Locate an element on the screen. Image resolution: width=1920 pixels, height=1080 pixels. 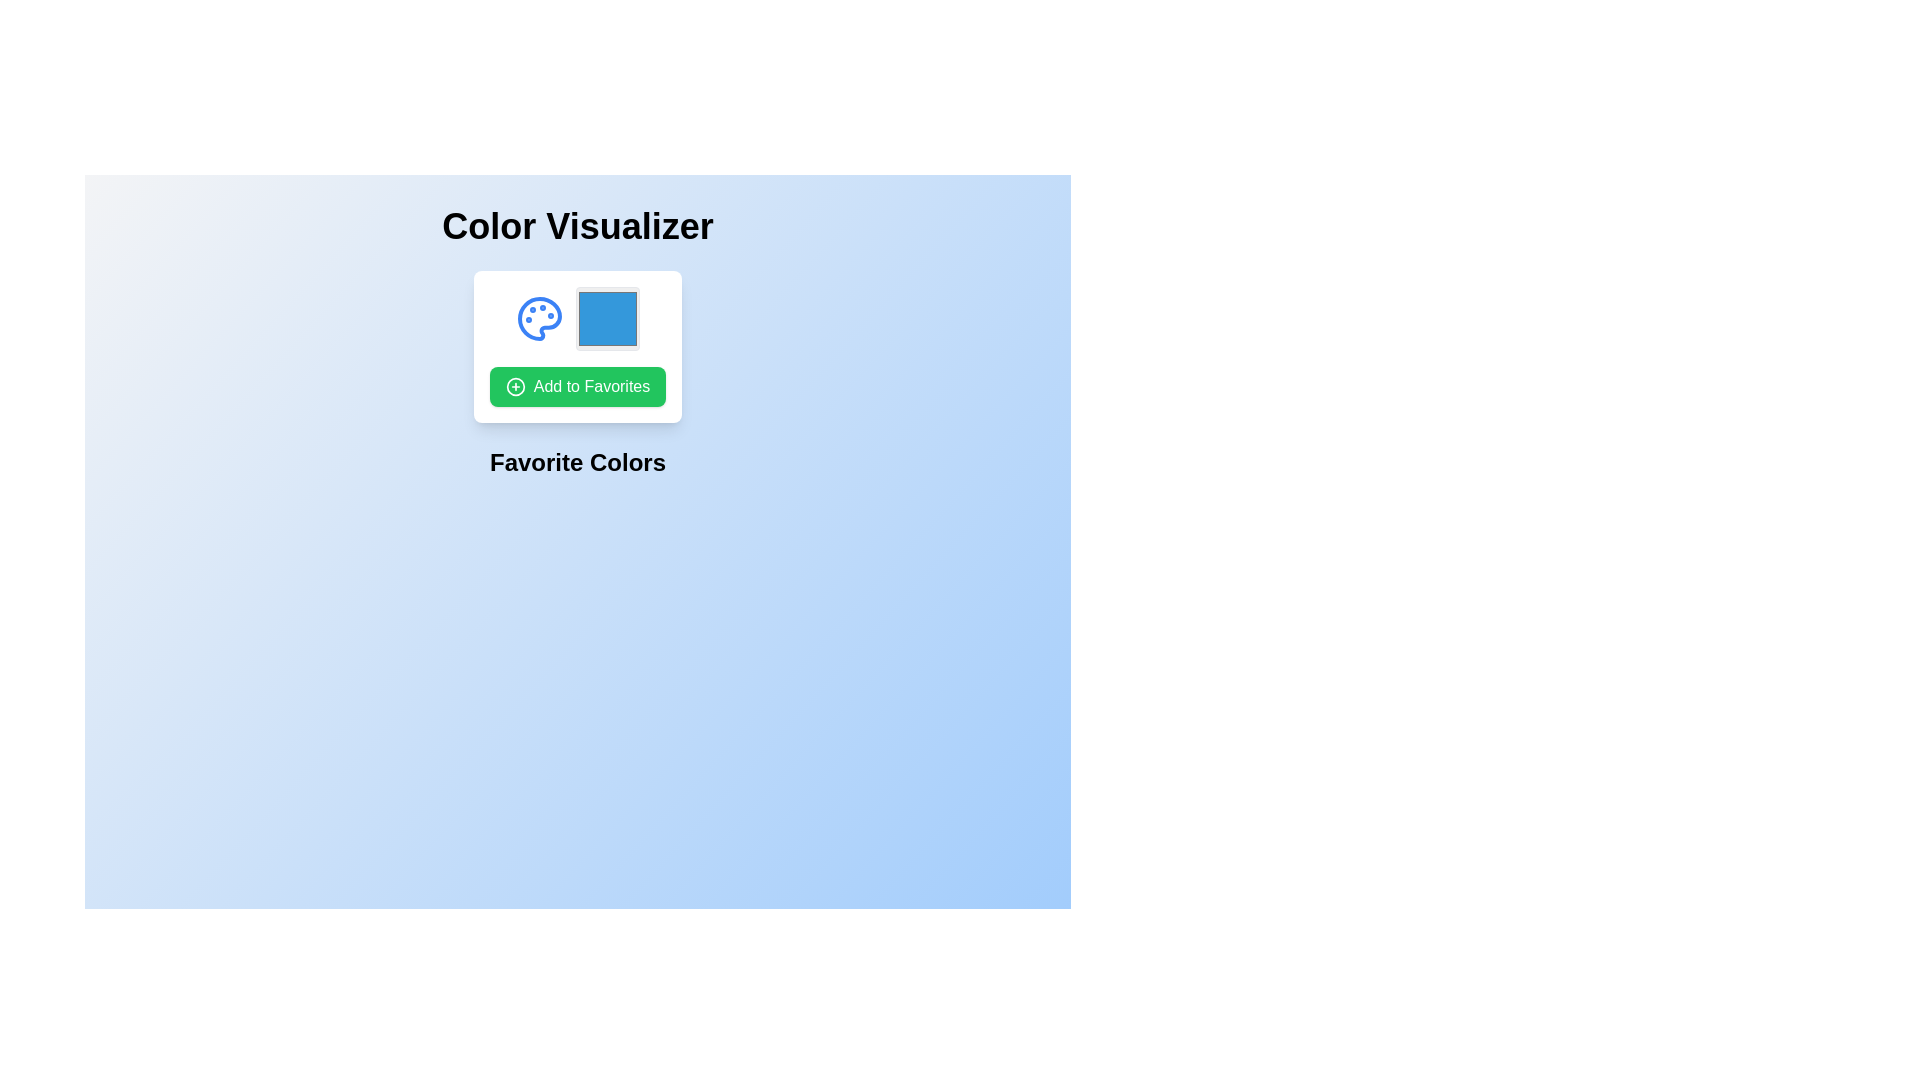
the blue color display box with rounded corners, located is located at coordinates (576, 318).